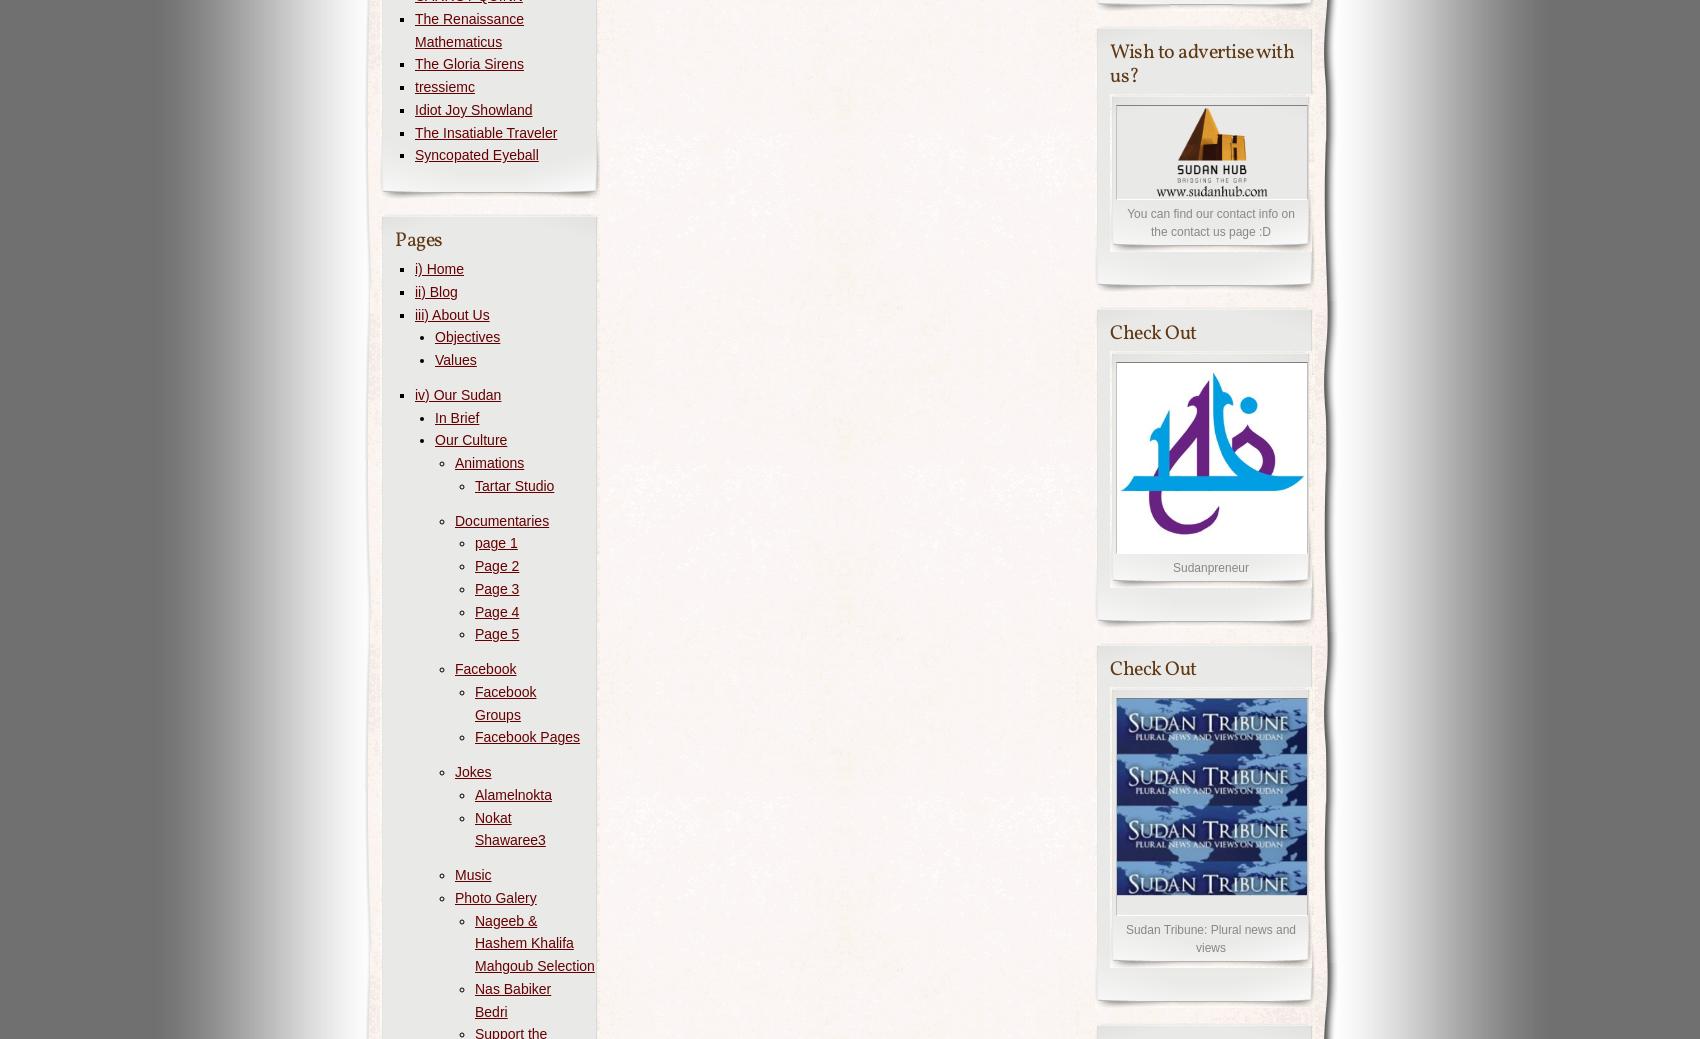 The width and height of the screenshot is (1700, 1039). What do you see at coordinates (413, 154) in the screenshot?
I see `'Syncopated Eyeball'` at bounding box center [413, 154].